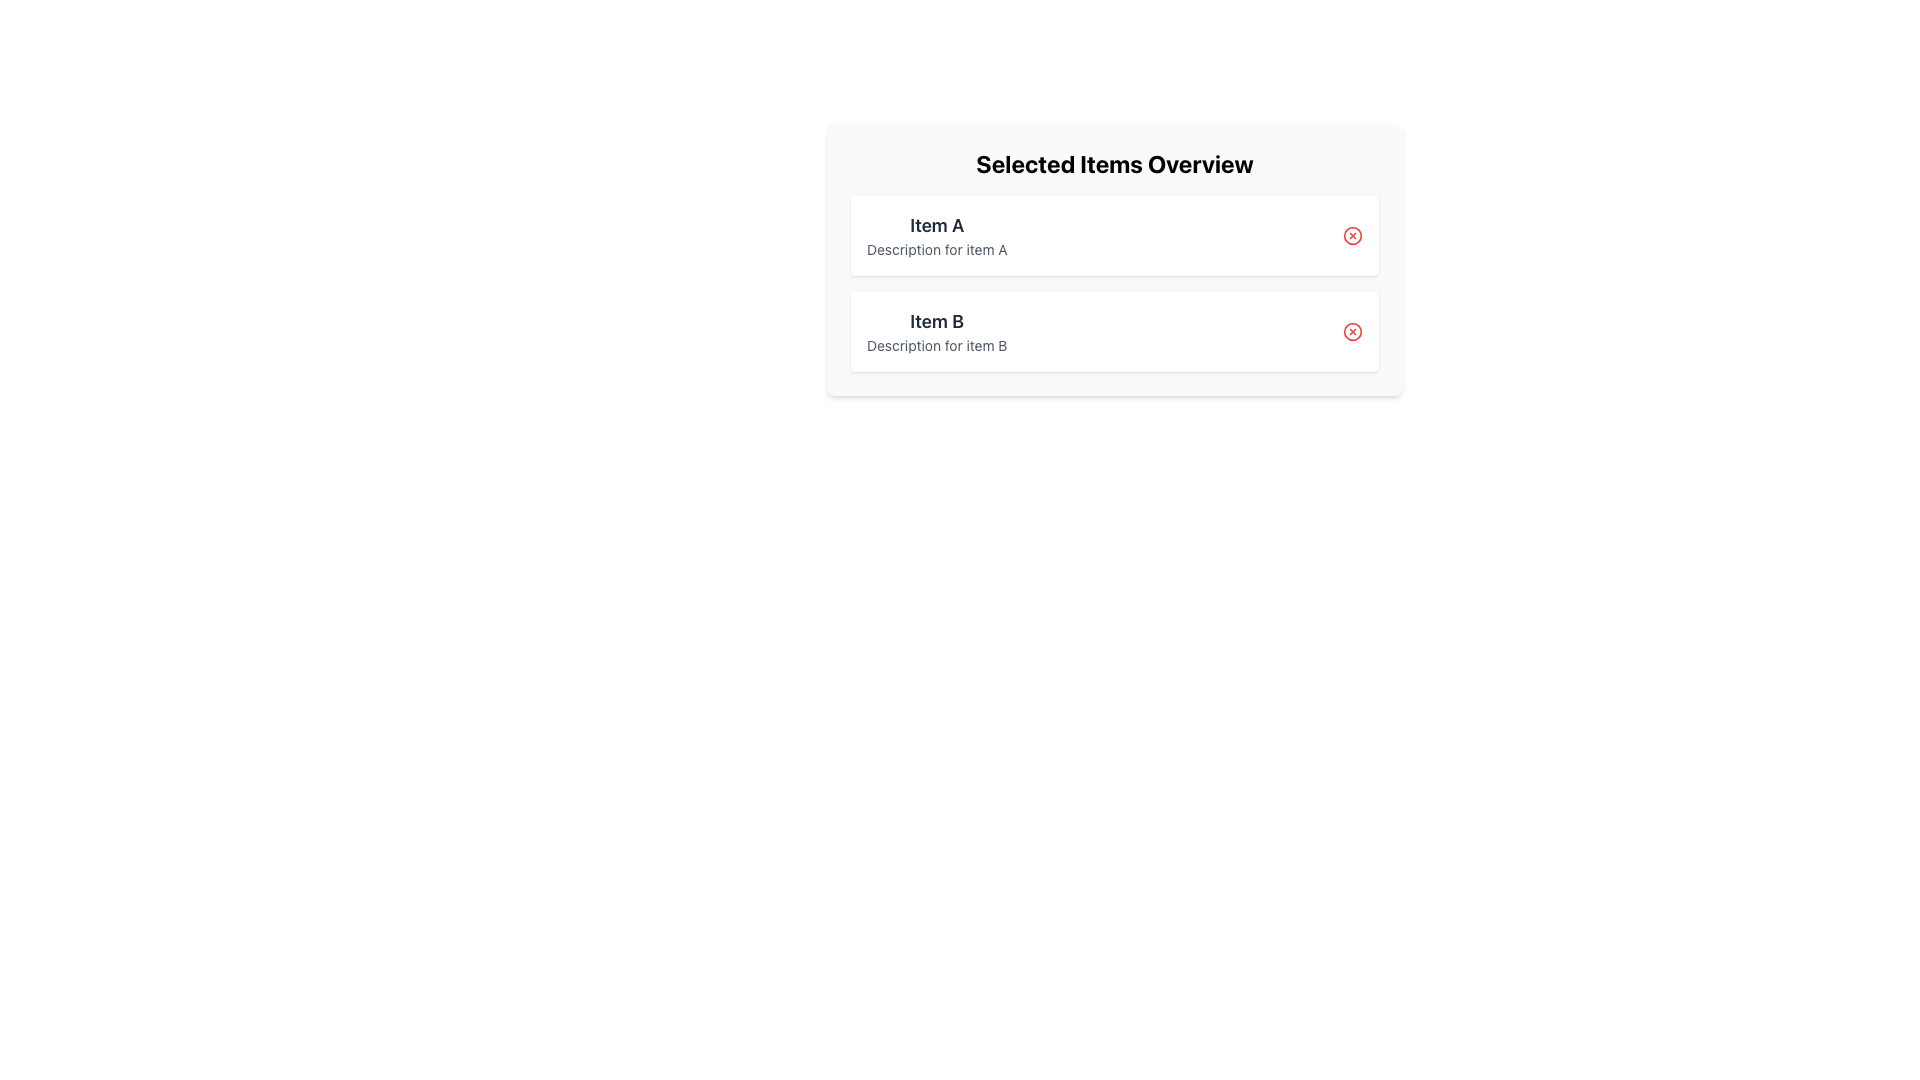  I want to click on the descriptive text element located below the heading 'Item B' in the 'Selected Items Overview' section, so click(936, 345).